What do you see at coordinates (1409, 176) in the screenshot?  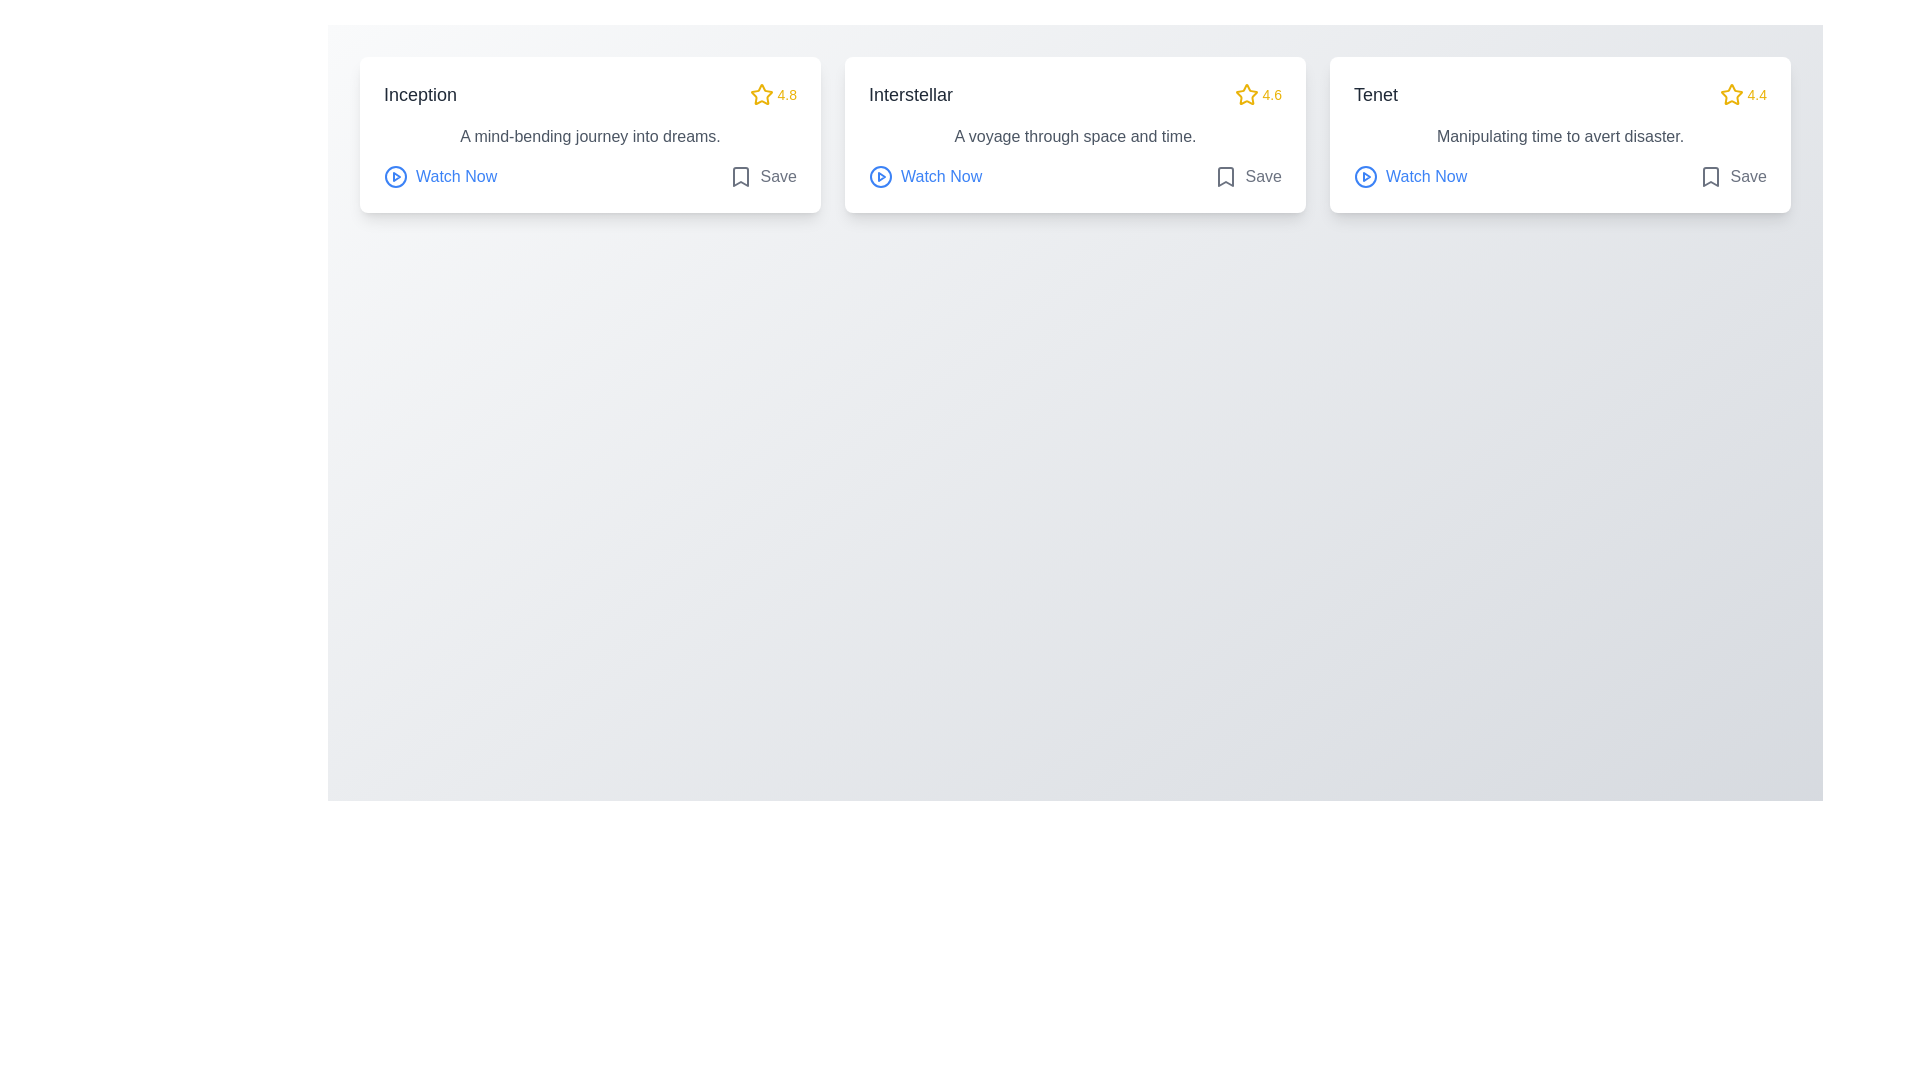 I see `the blue text button labeled 'Watch Now' with a play icon to the left, located below the movie 'Tenet' in the far-right card` at bounding box center [1409, 176].